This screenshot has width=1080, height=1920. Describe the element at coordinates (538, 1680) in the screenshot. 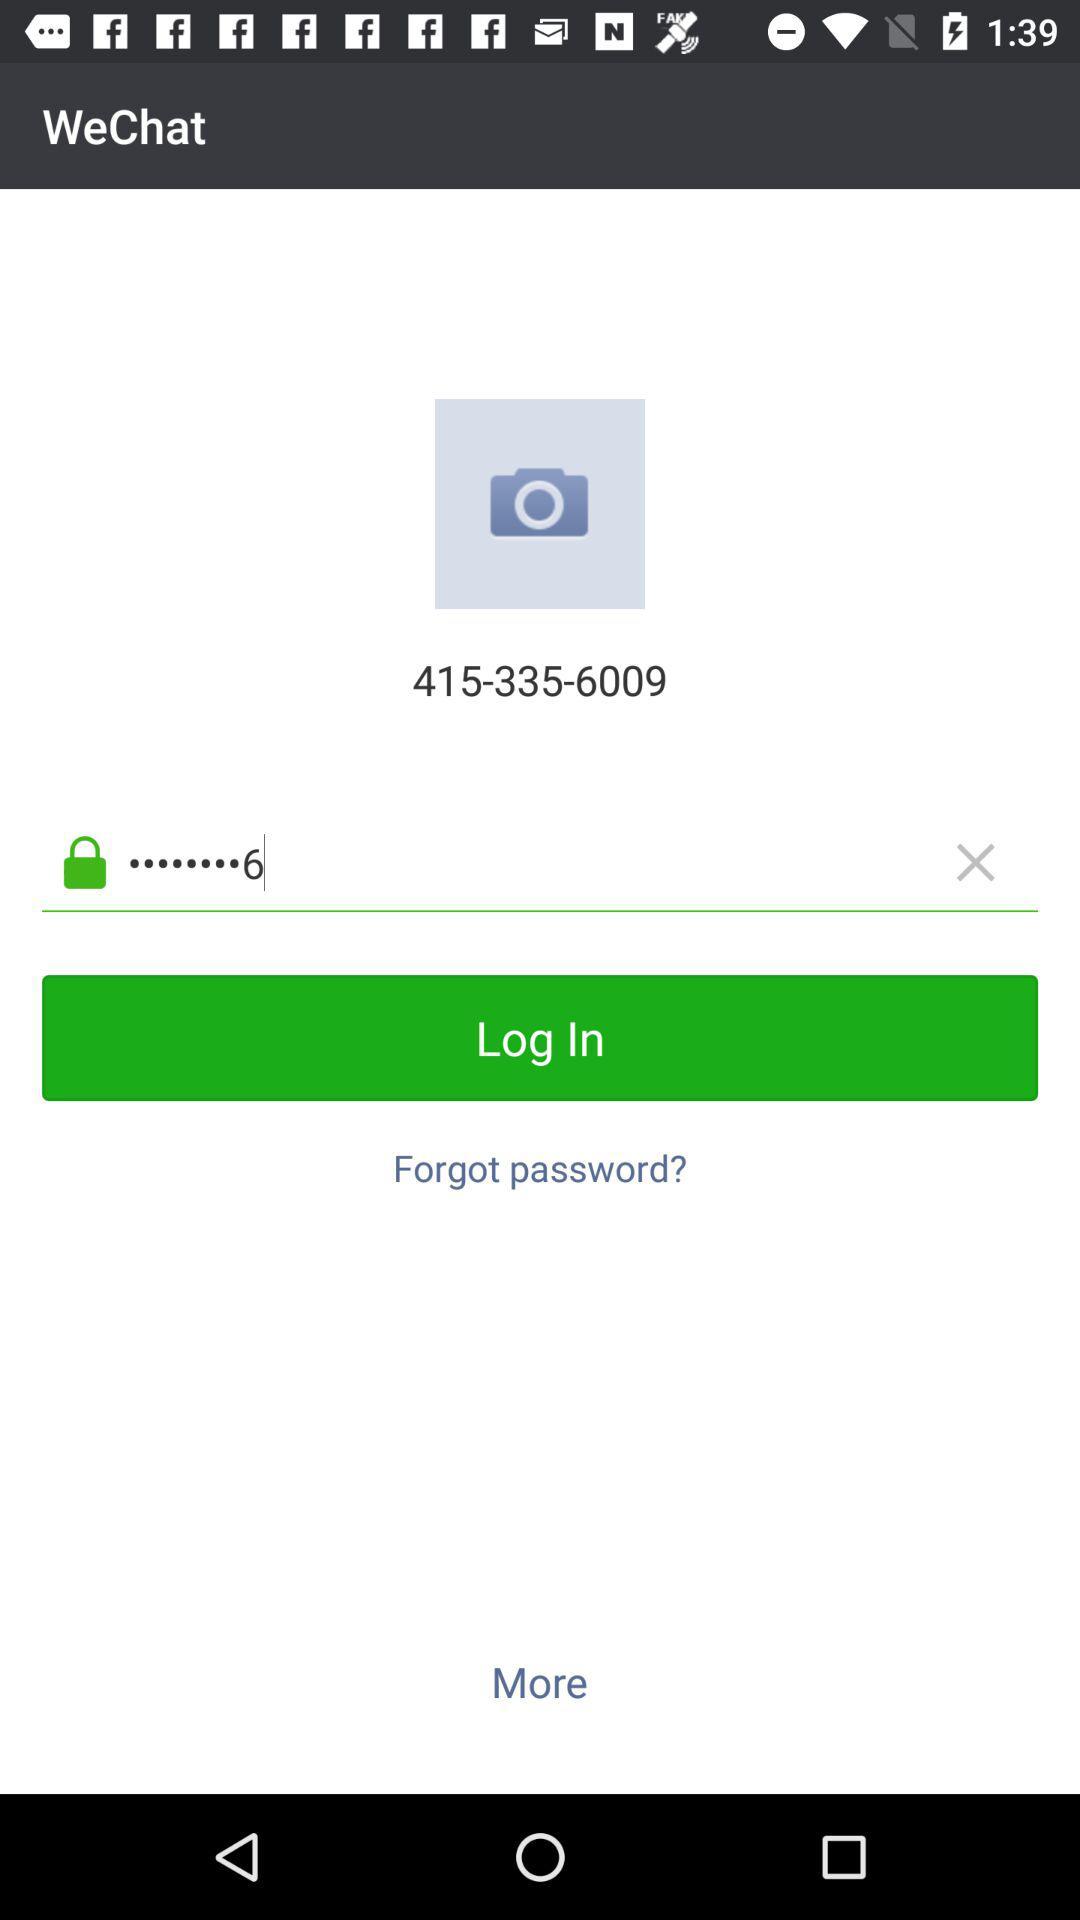

I see `the more icon` at that location.